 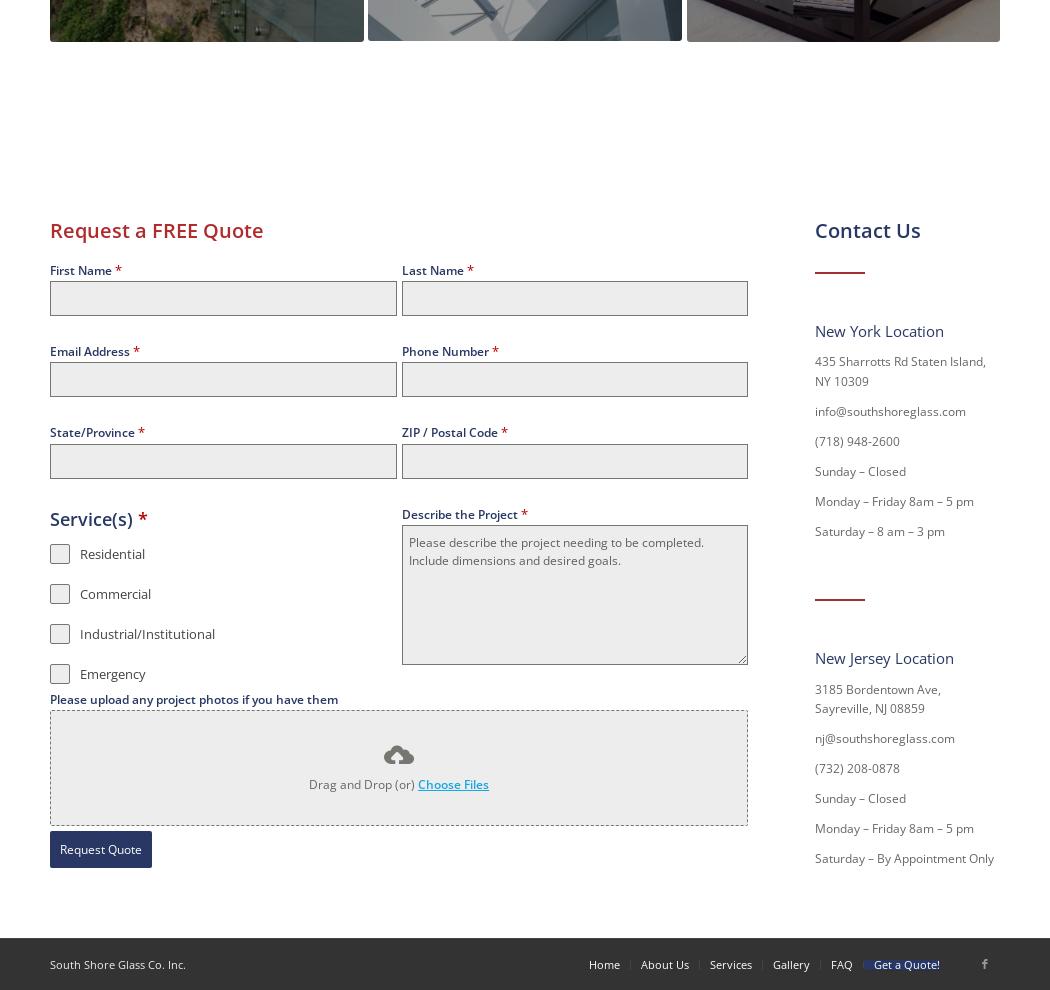 What do you see at coordinates (877, 697) in the screenshot?
I see `'3185 Bordentown Ave, Sayreville, NJ 08859'` at bounding box center [877, 697].